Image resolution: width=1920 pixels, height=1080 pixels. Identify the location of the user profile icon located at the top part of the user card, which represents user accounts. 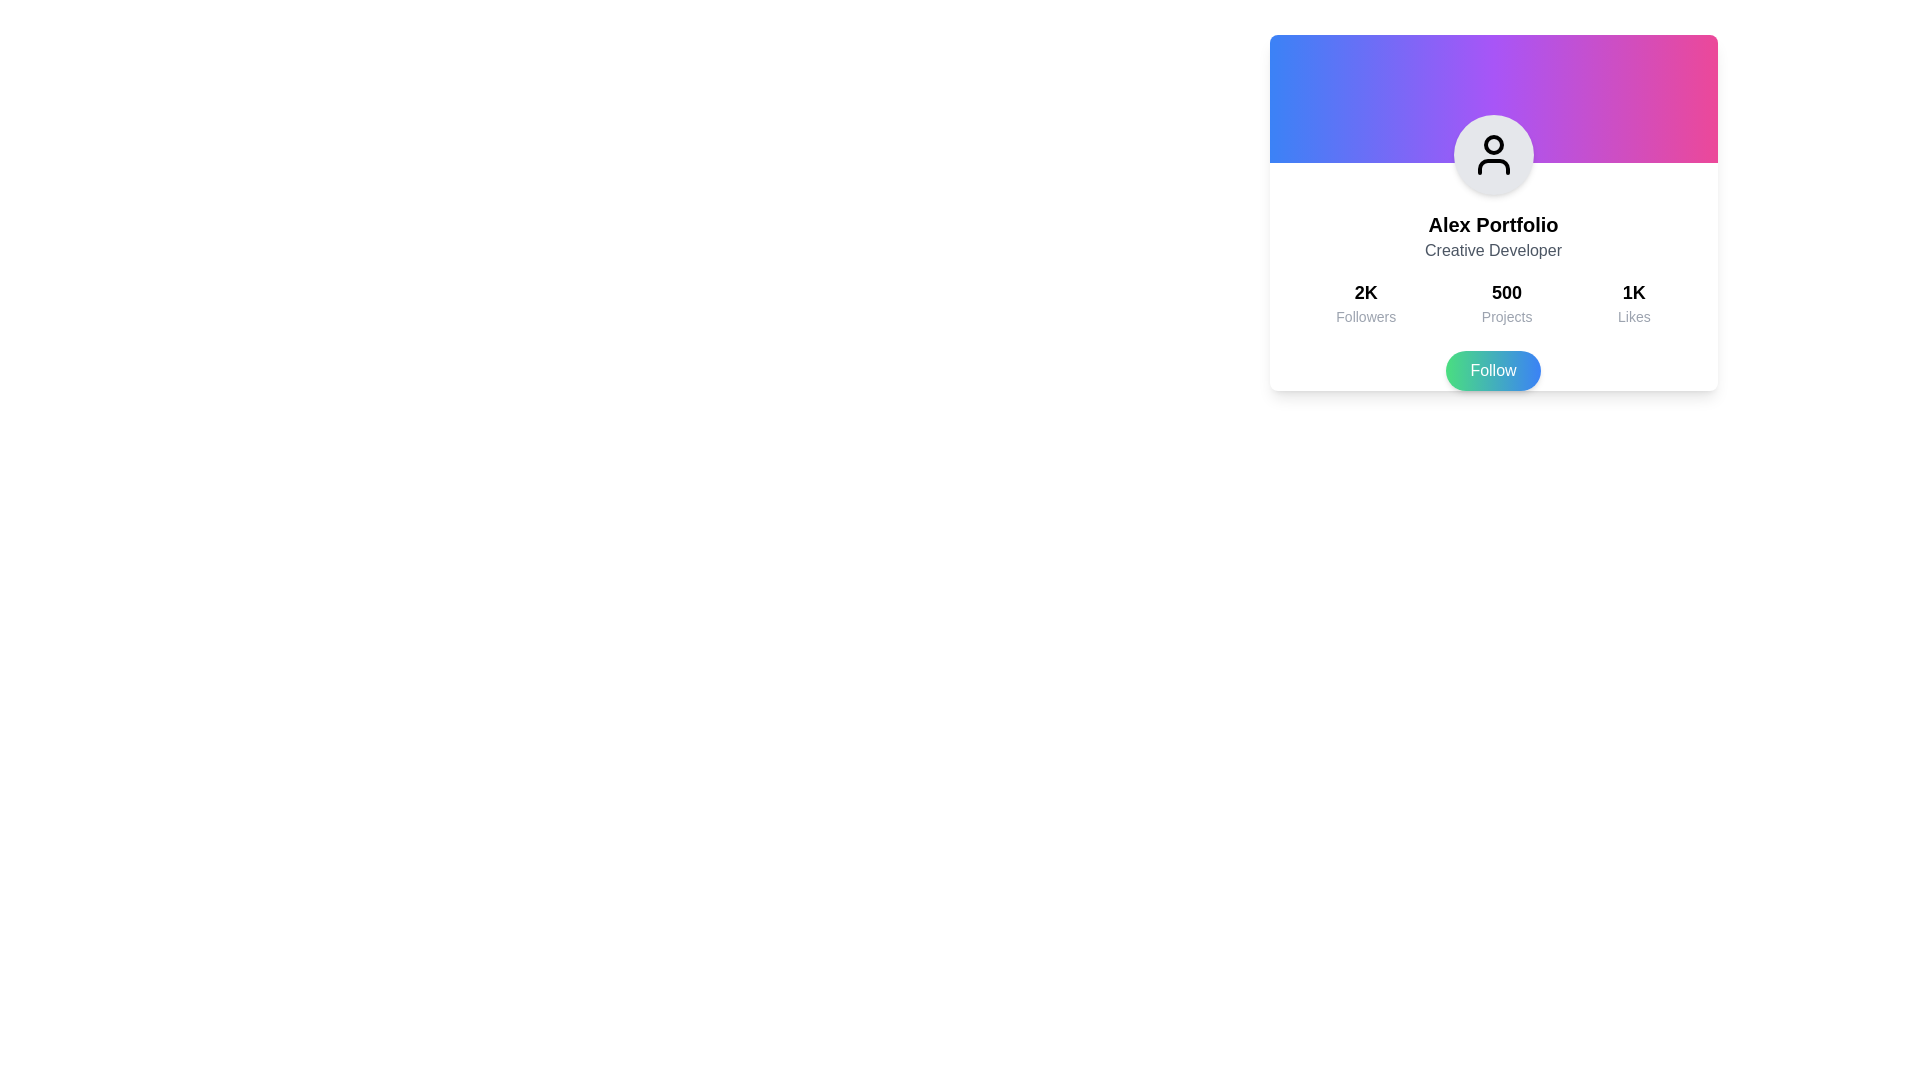
(1493, 153).